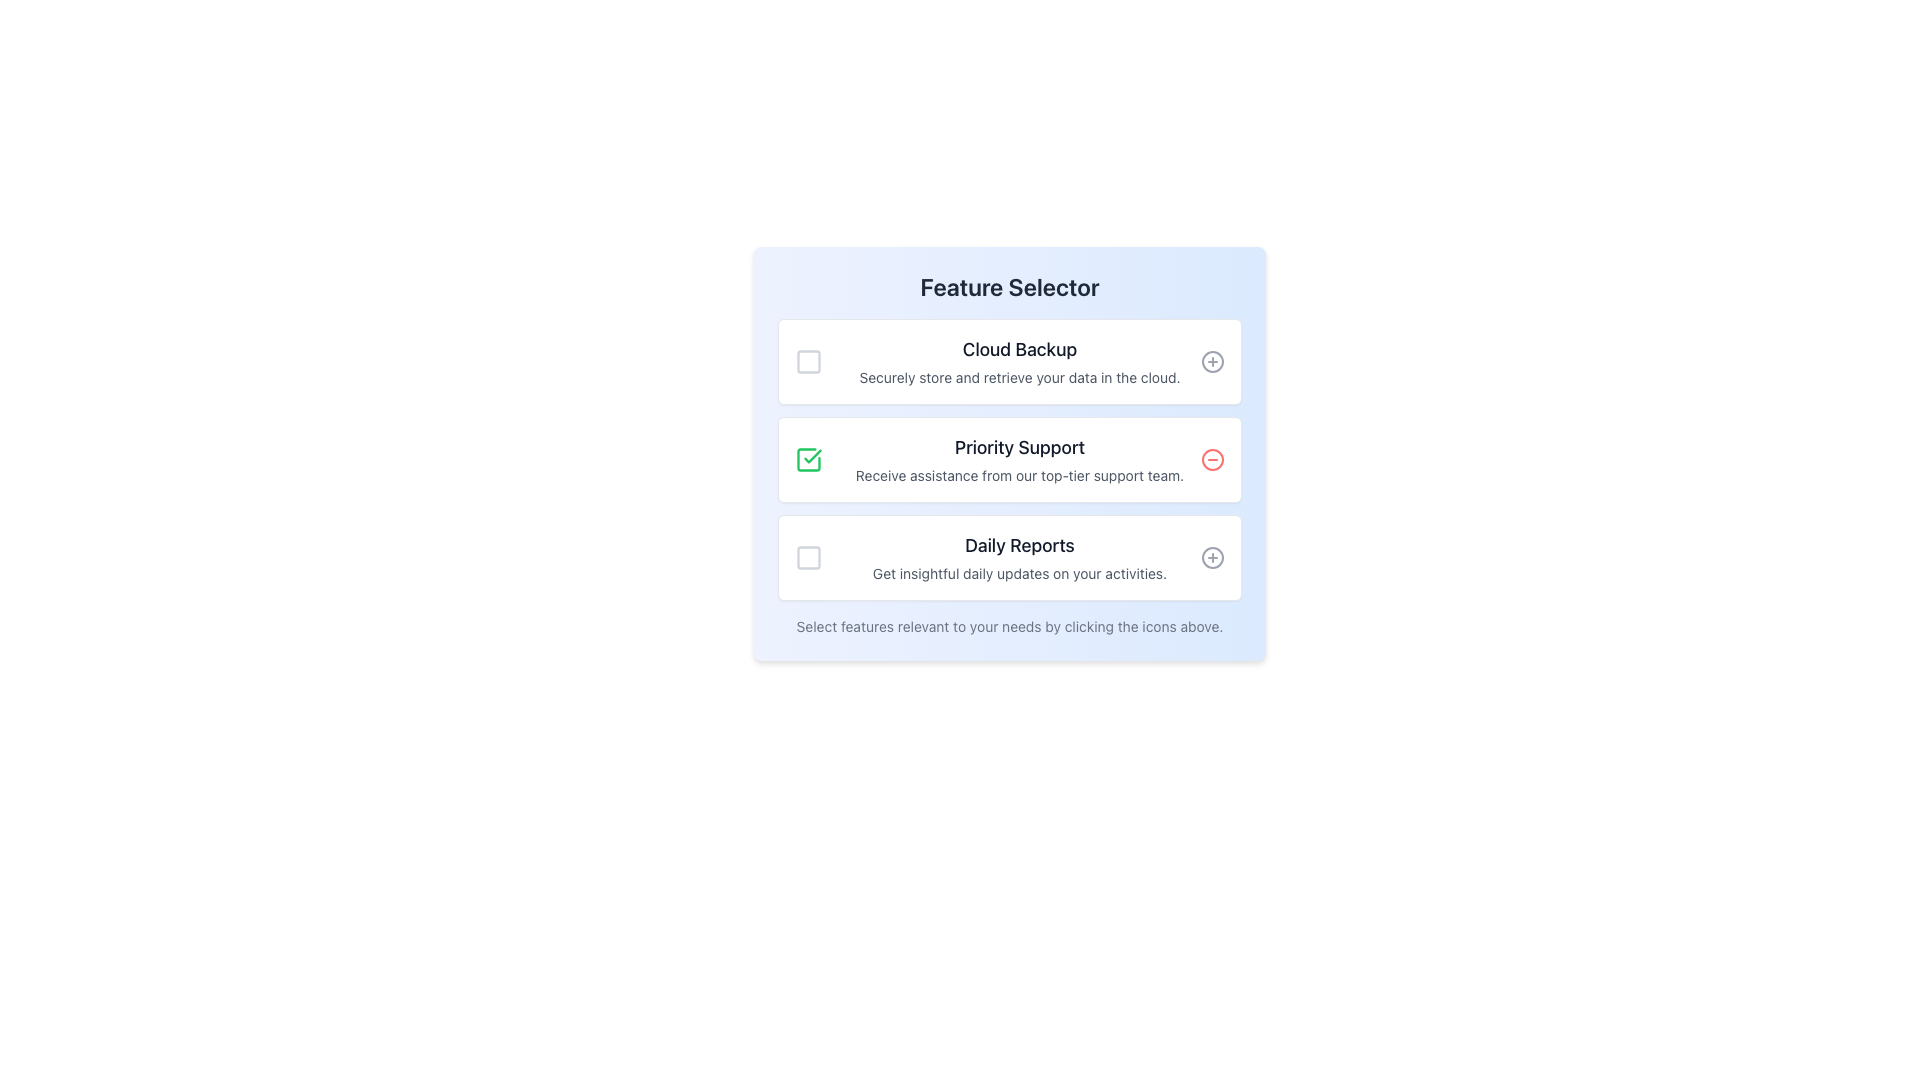  Describe the element at coordinates (1212, 362) in the screenshot. I see `the circular graphic element that serves as a visual indicator for the 'Cloud Backup' option, located at the top-right corner of its clickable rectangular area` at that location.